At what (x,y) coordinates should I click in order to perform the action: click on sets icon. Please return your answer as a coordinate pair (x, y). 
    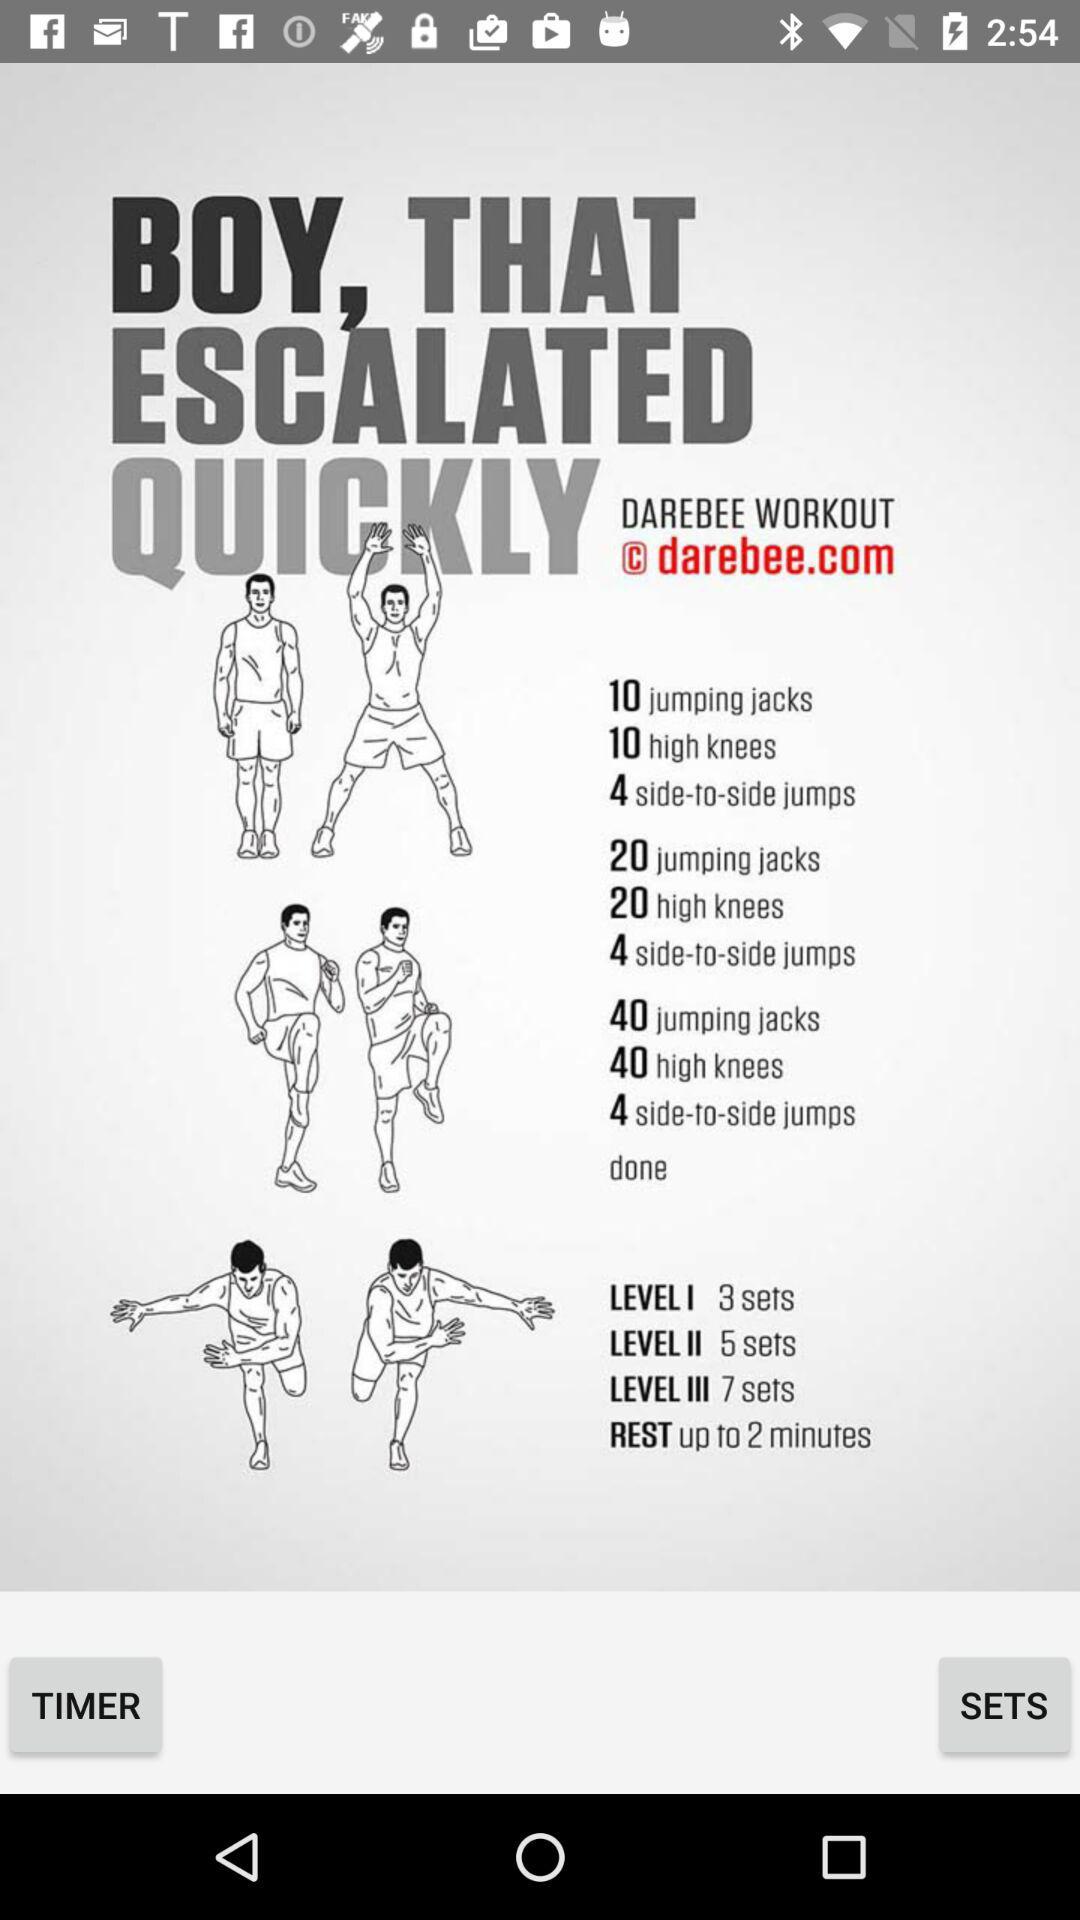
    Looking at the image, I should click on (1004, 1703).